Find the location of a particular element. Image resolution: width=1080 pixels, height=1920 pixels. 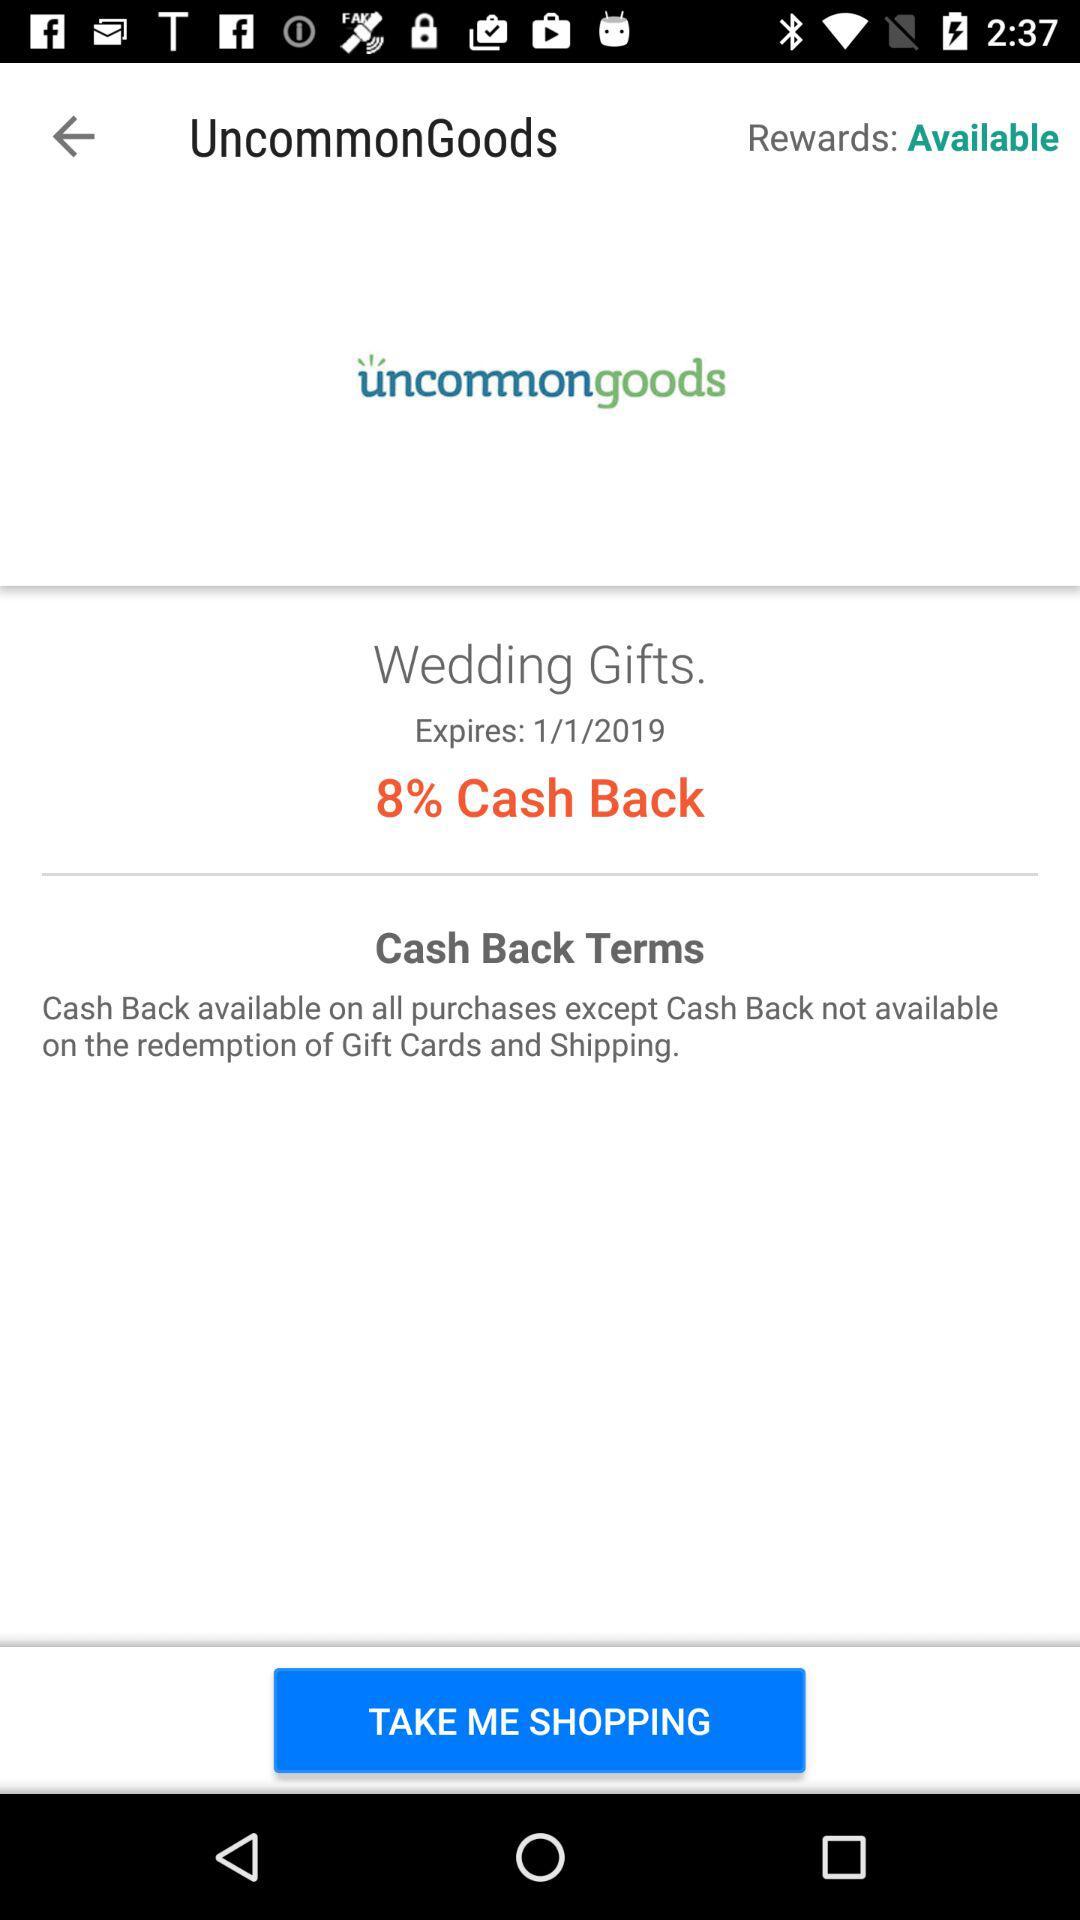

the icon at the top left corner is located at coordinates (72, 135).